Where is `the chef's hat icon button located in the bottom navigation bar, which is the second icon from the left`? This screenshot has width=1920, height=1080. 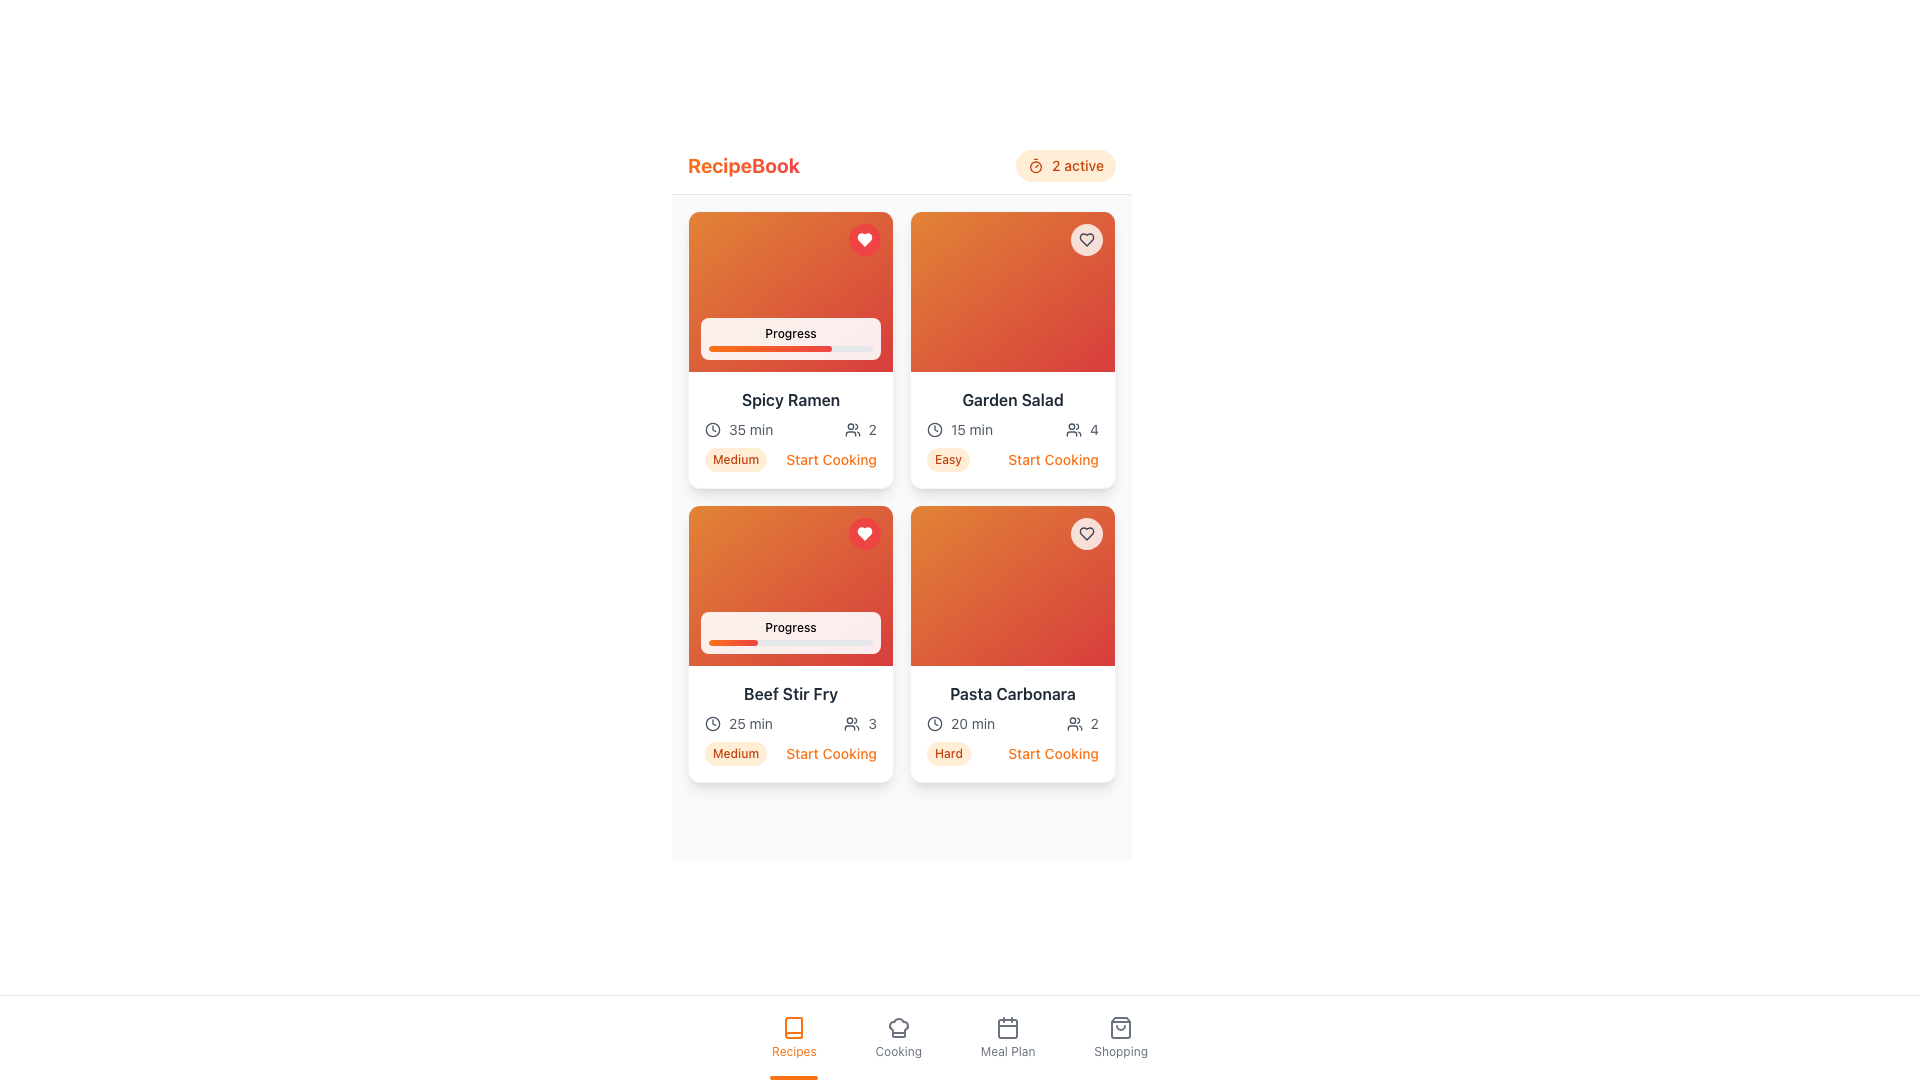
the chef's hat icon button located in the bottom navigation bar, which is the second icon from the left is located at coordinates (897, 1028).